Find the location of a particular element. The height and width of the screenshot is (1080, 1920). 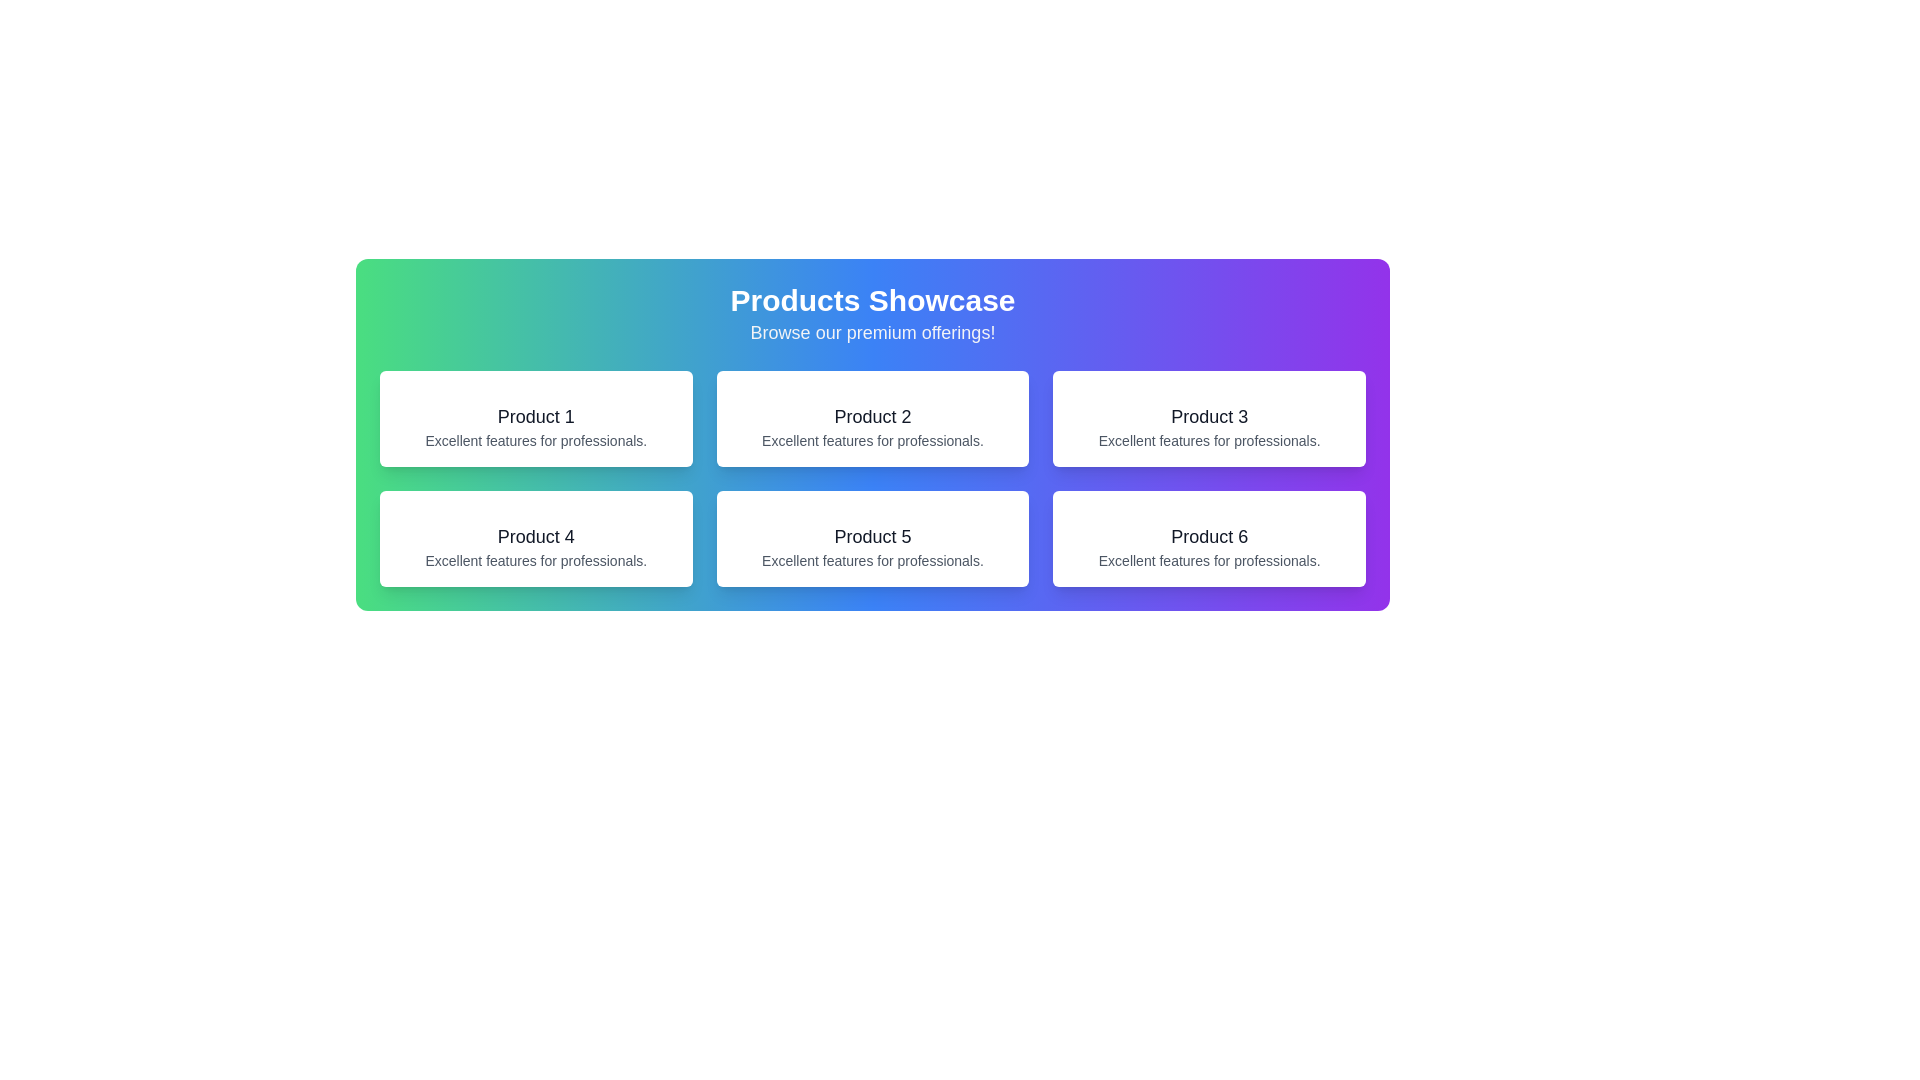

the product overview card for Product 5, located in the second position of the second row in a 2-row, 3-column grid layout is located at coordinates (873, 538).